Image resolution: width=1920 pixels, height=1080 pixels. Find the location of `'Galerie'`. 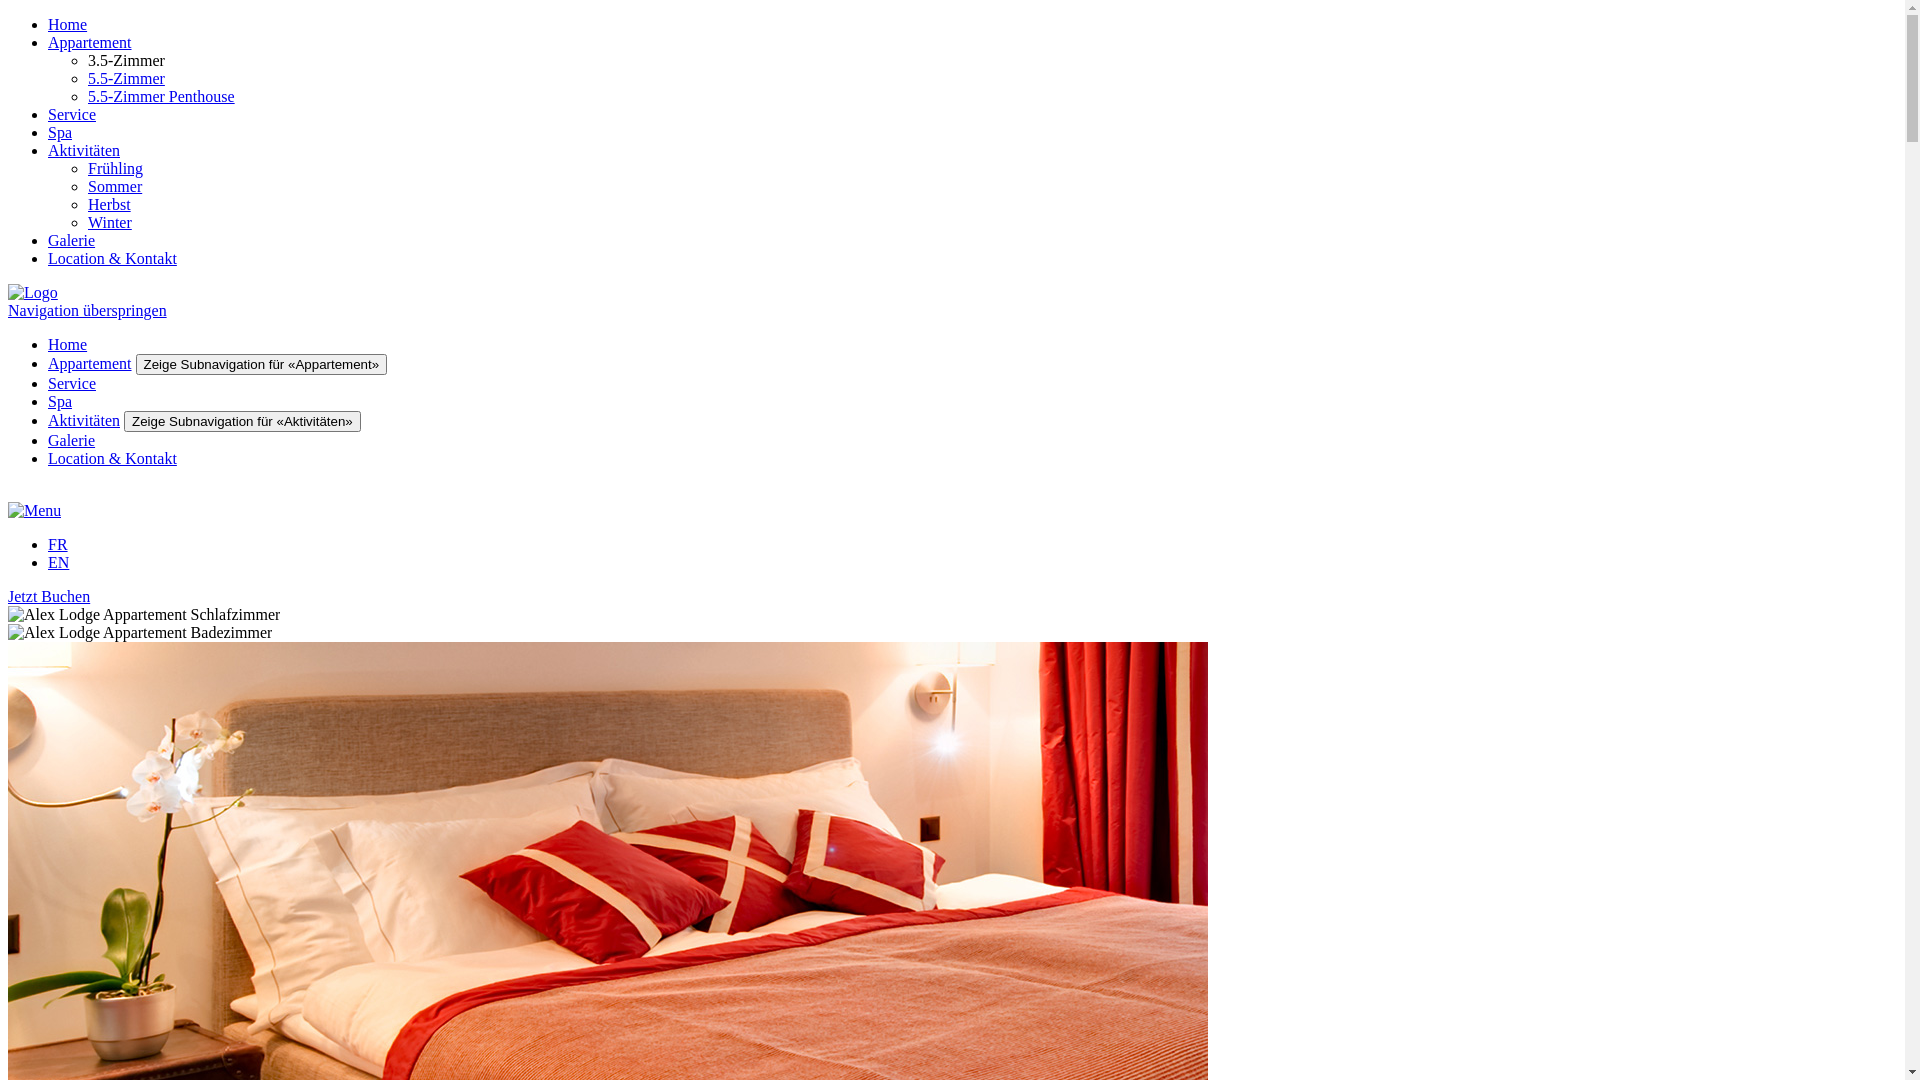

'Galerie' is located at coordinates (48, 439).